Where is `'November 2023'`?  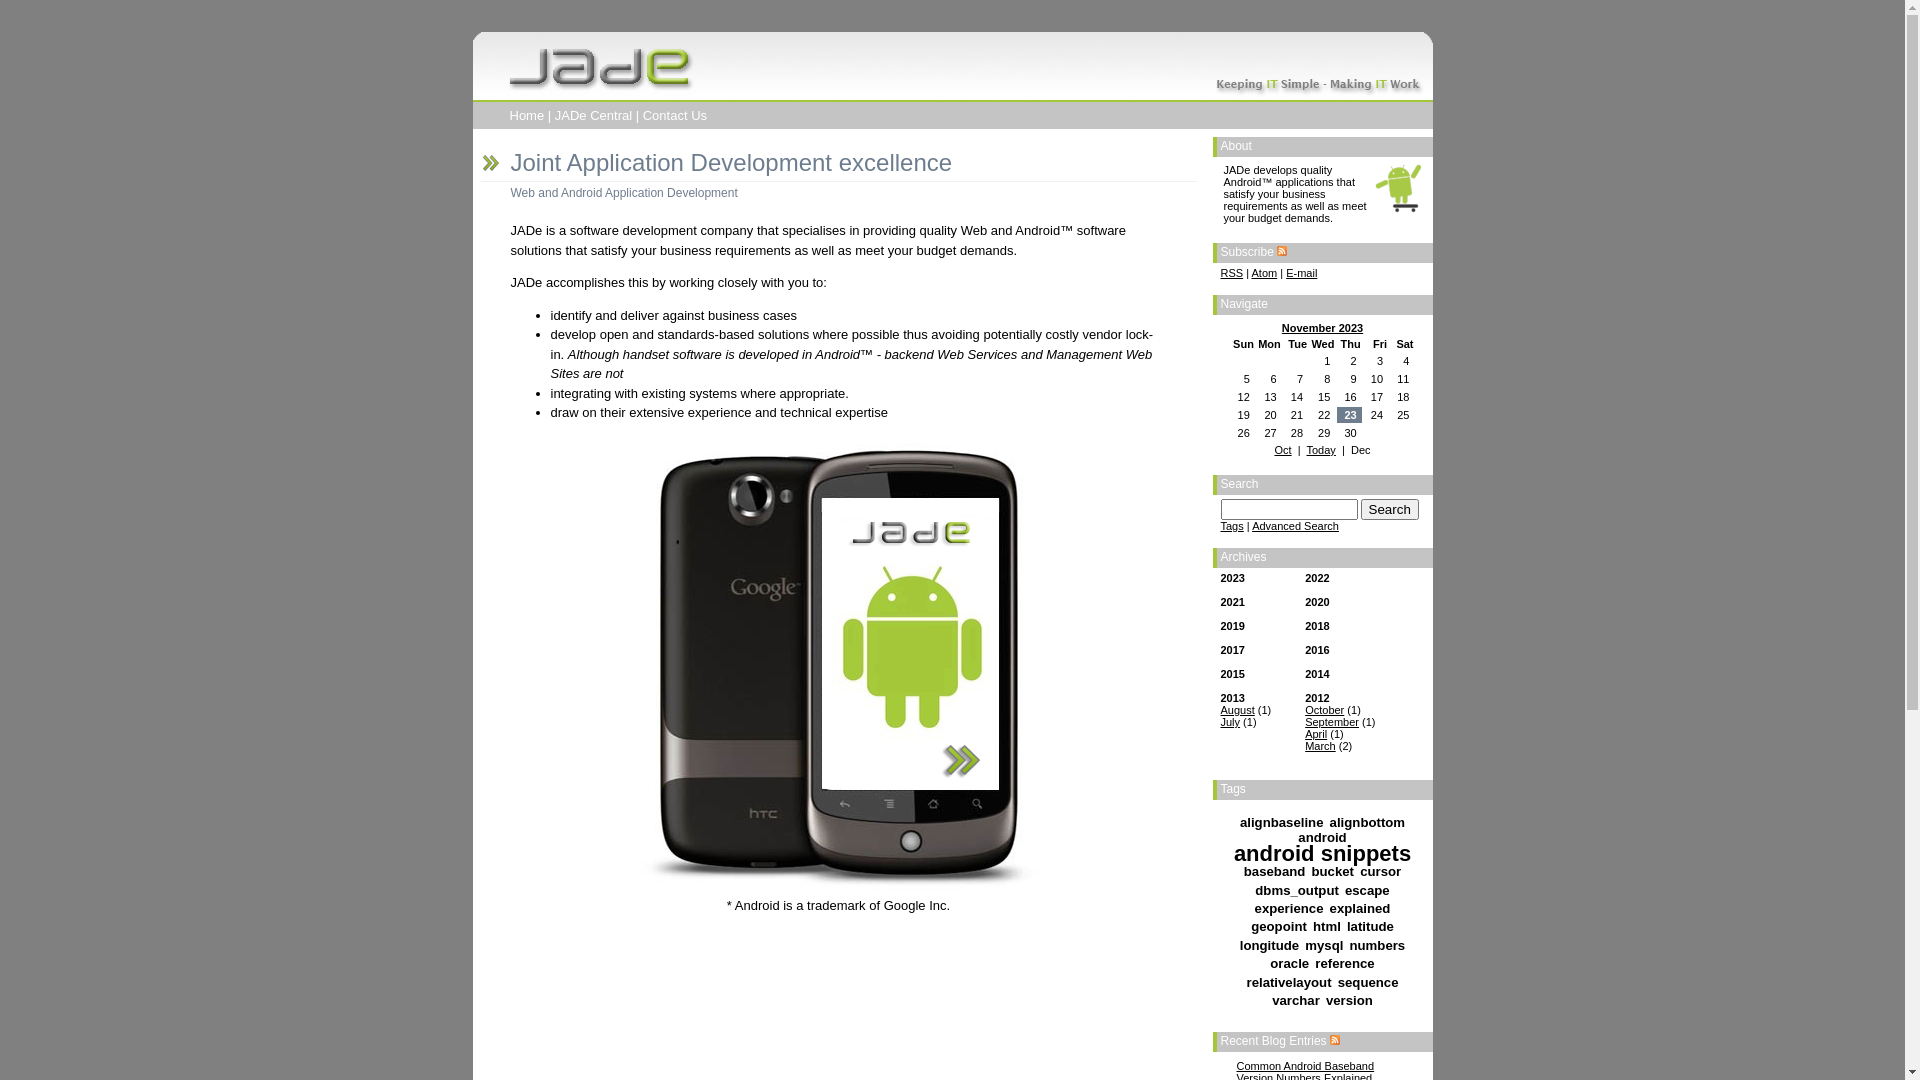 'November 2023' is located at coordinates (1281, 326).